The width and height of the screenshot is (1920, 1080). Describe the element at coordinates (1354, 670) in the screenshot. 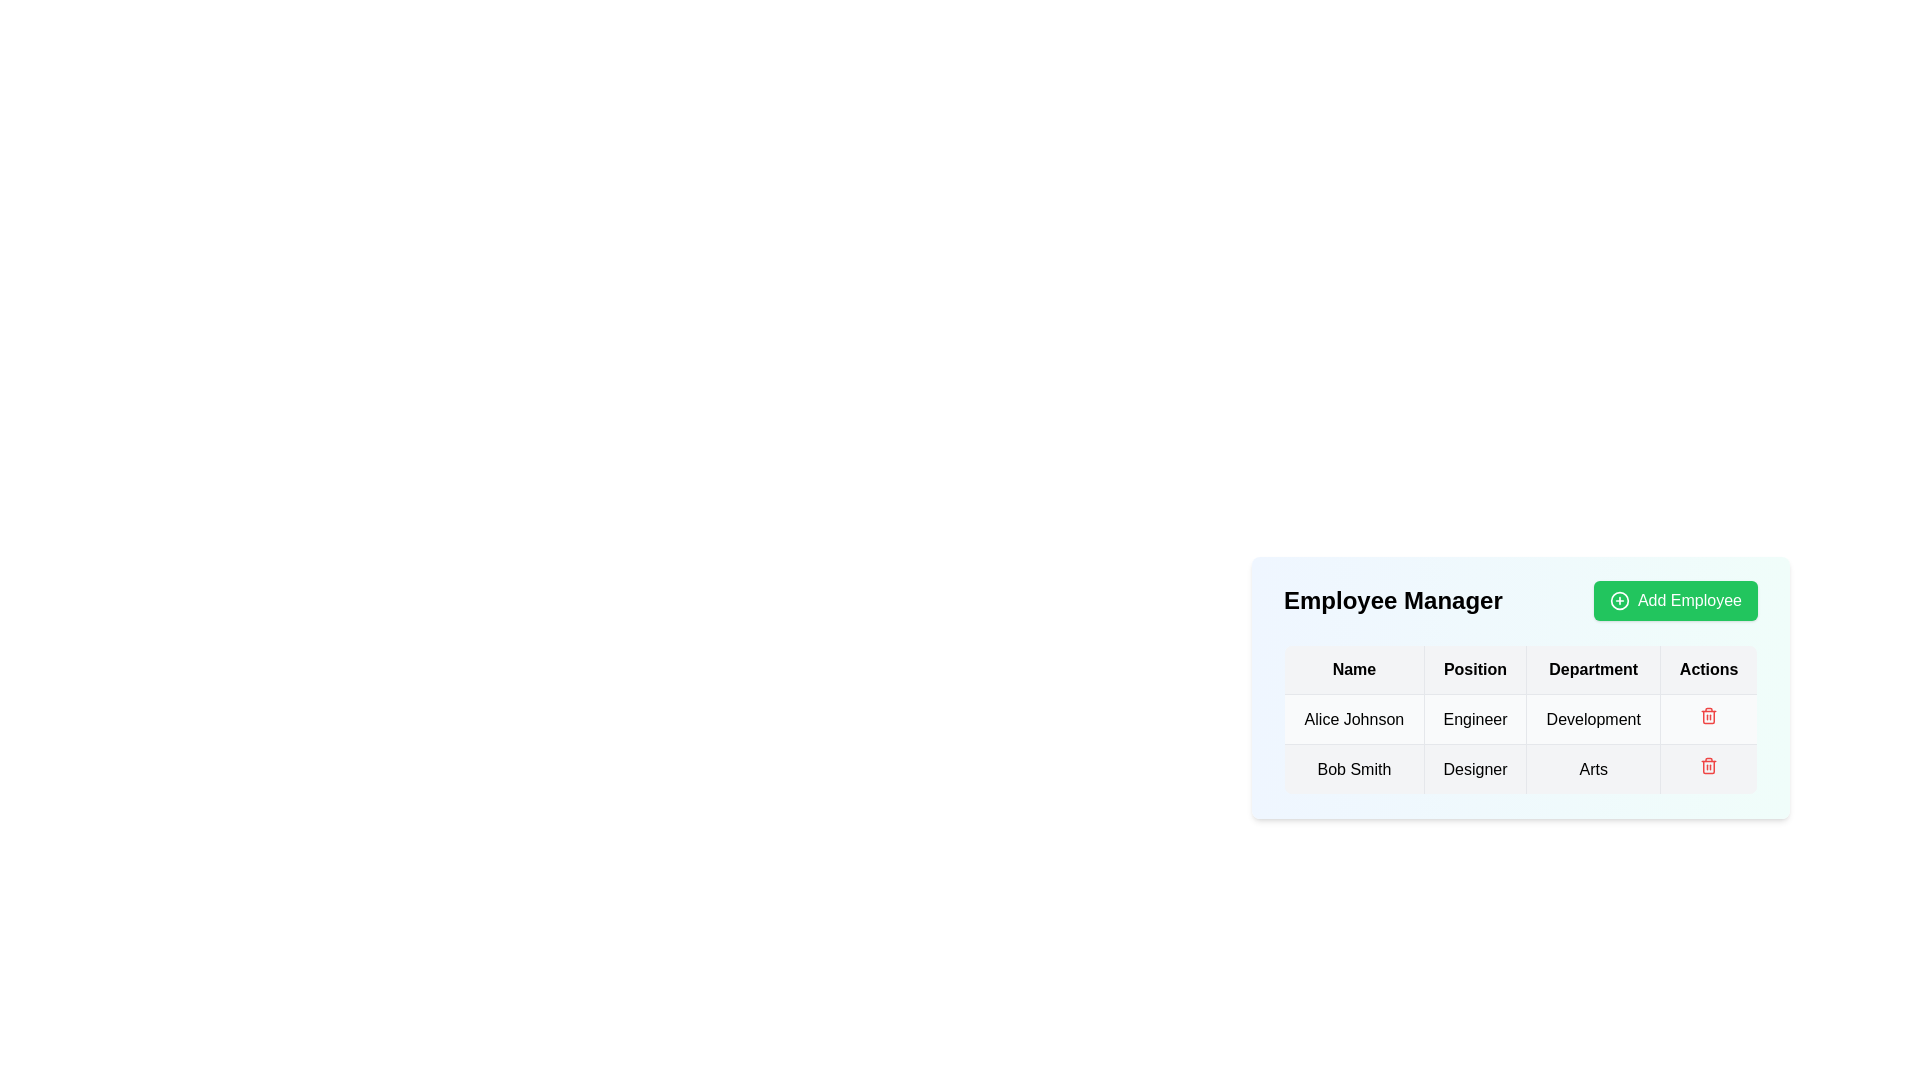

I see `the 'Name' label, which is the leftmost column header in a table layout, displaying 'Name' in bold black font` at that location.